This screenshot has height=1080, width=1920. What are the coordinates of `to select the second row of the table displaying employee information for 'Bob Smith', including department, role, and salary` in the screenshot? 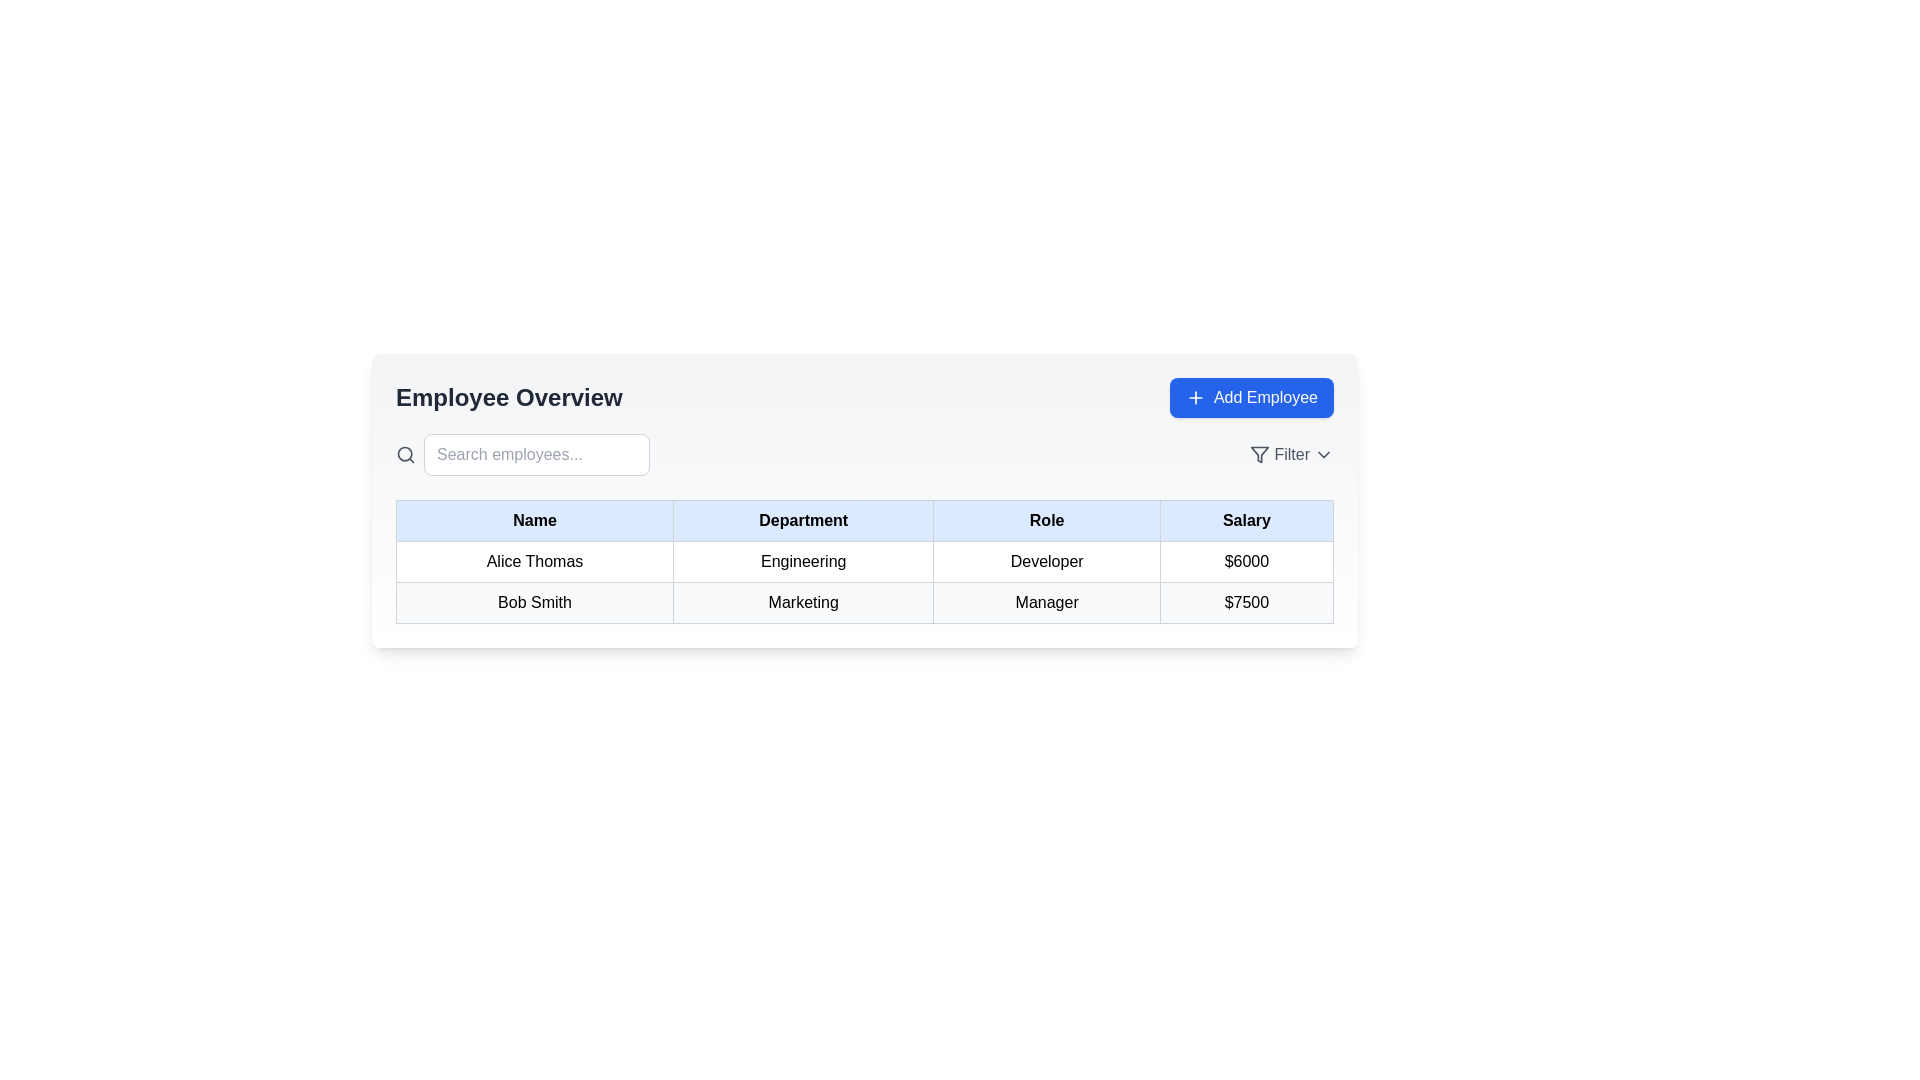 It's located at (864, 582).